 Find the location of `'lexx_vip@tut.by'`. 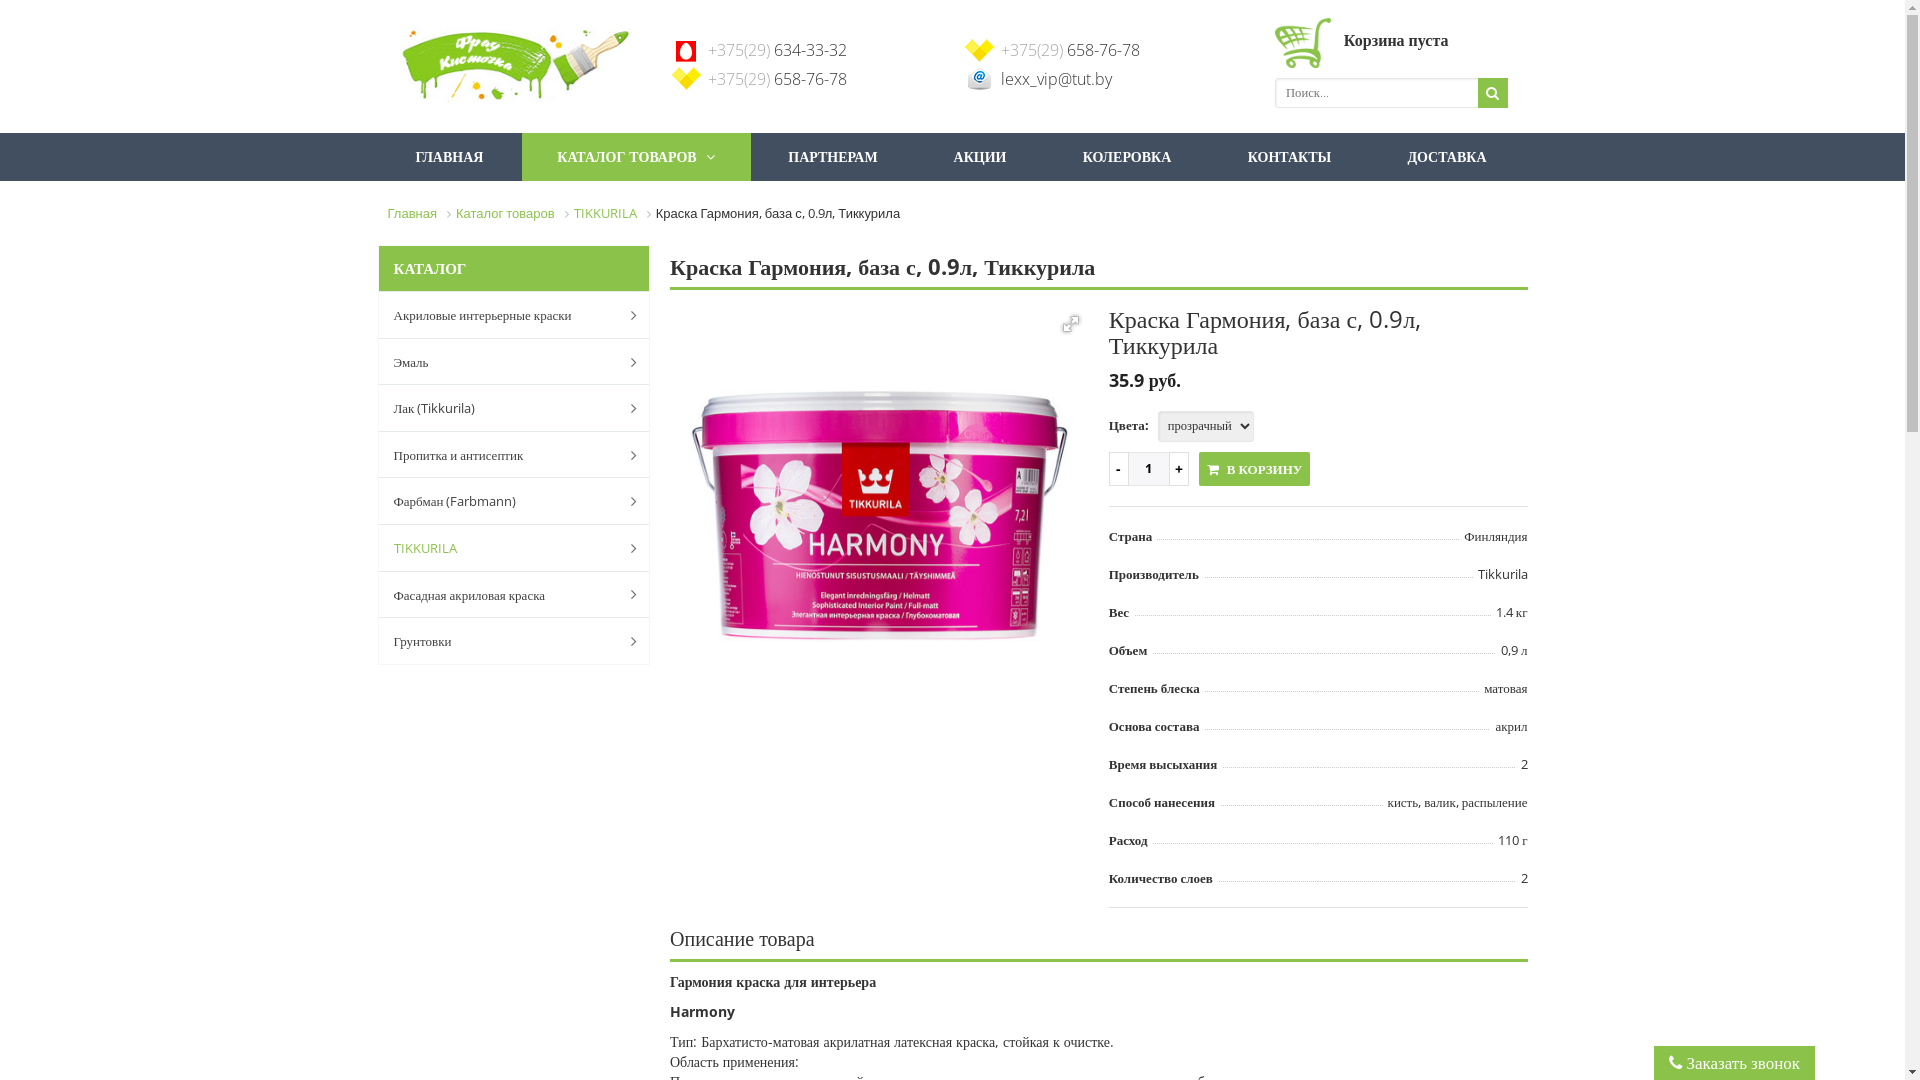

'lexx_vip@tut.by' is located at coordinates (1054, 77).